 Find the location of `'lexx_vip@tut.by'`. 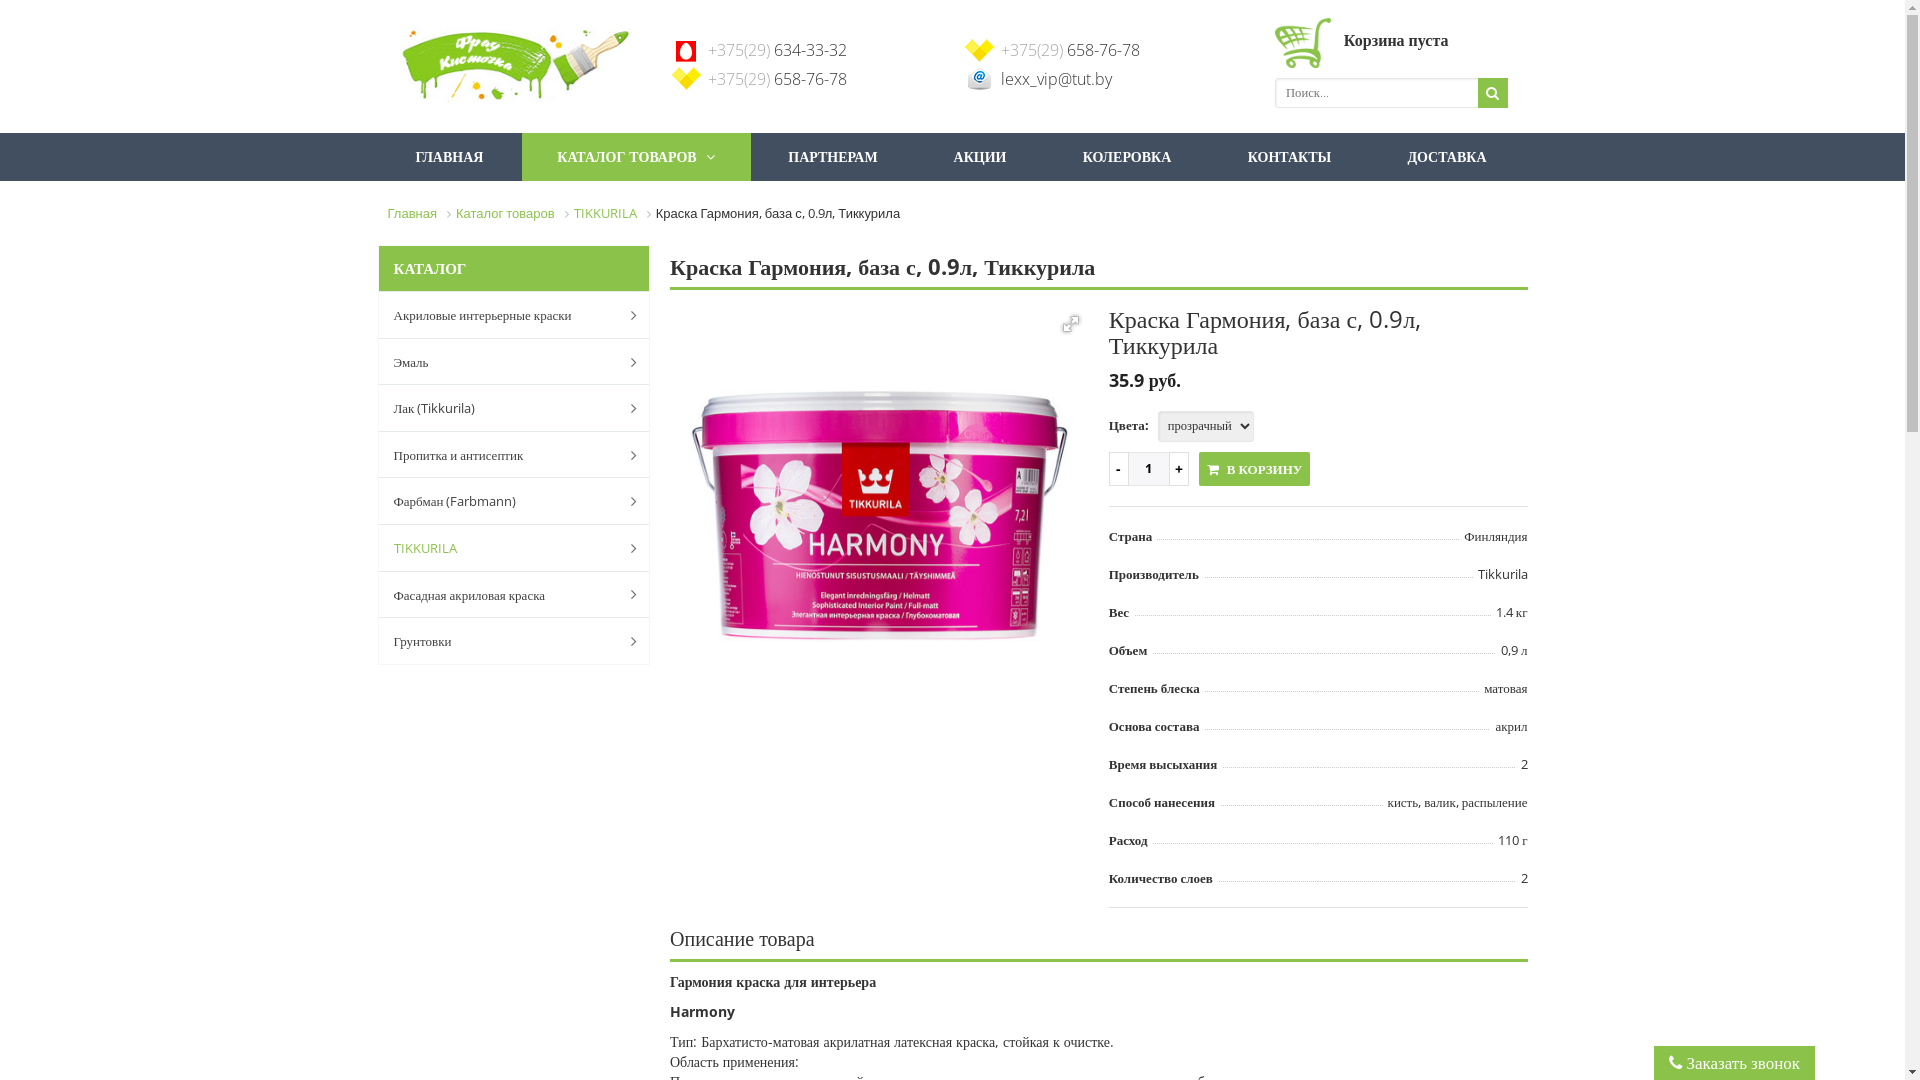

'lexx_vip@tut.by' is located at coordinates (1054, 77).